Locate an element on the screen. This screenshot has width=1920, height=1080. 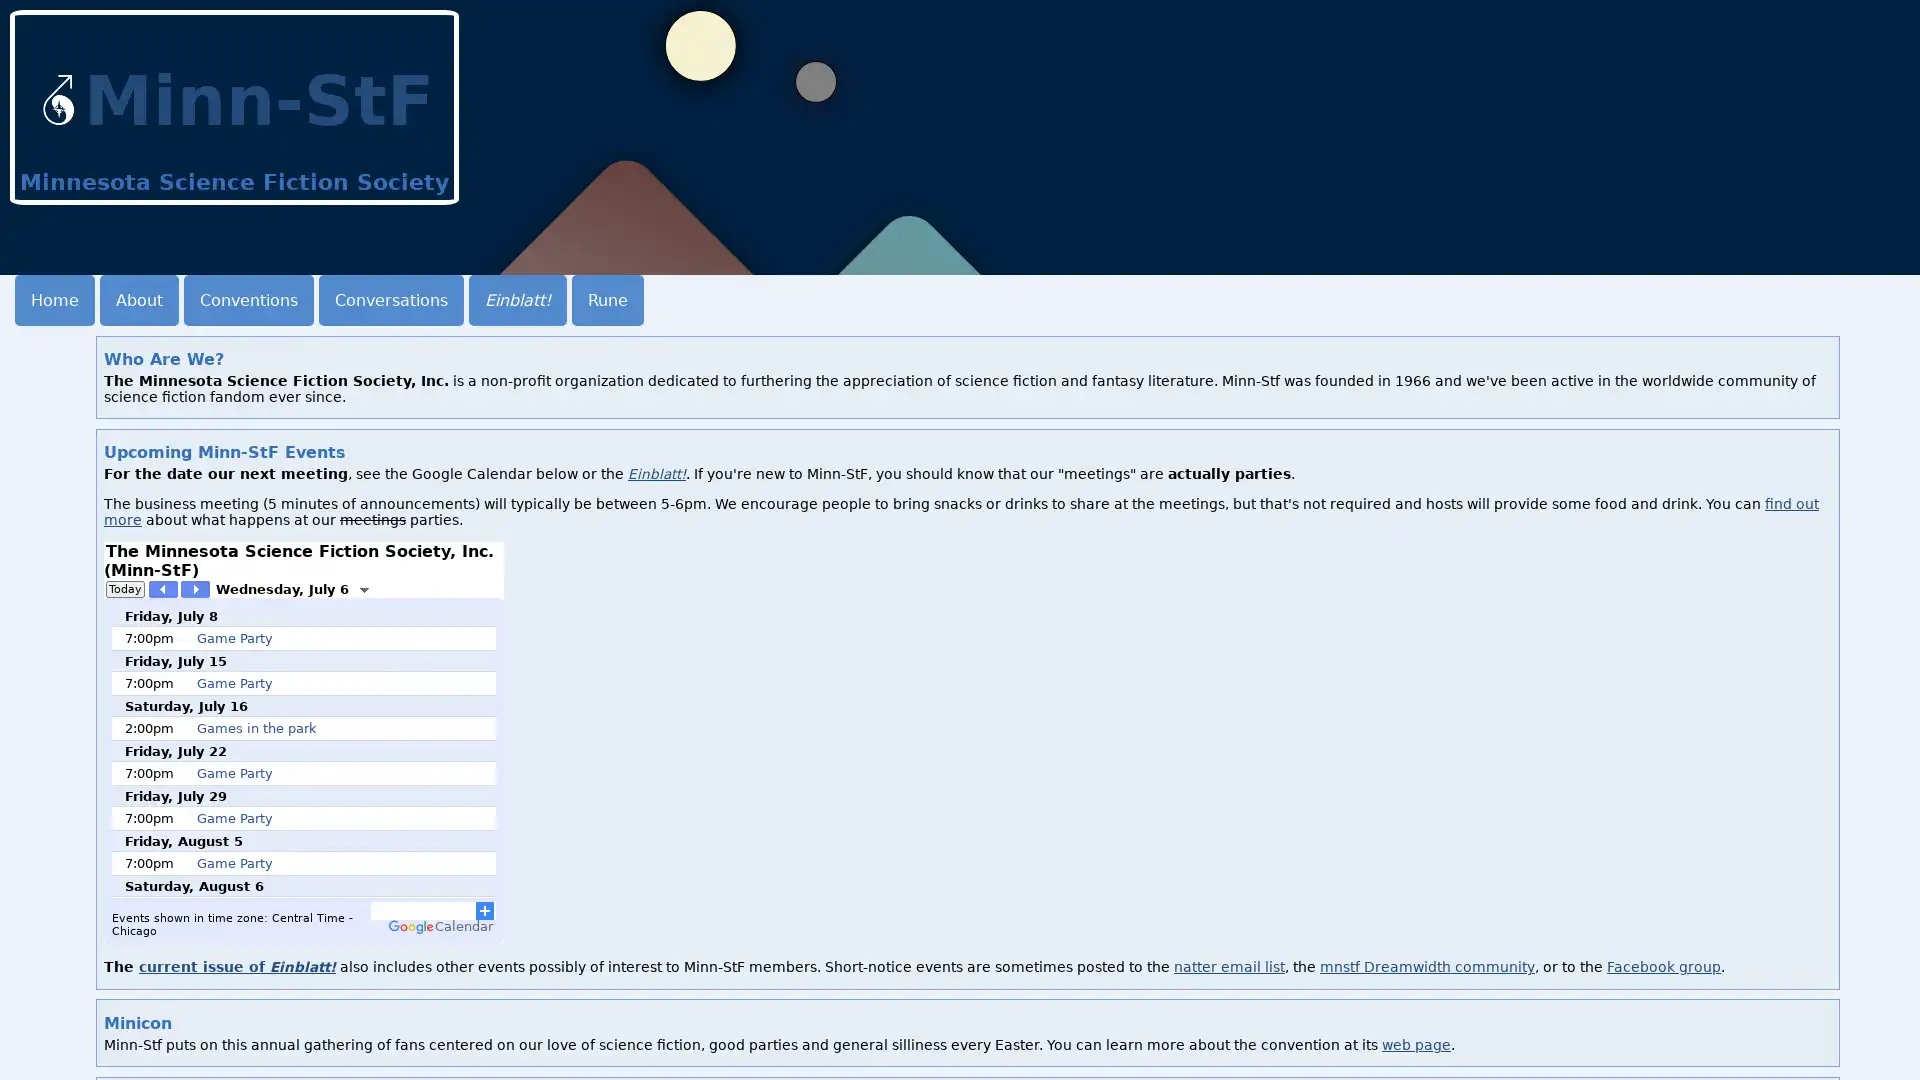
About is located at coordinates (138, 300).